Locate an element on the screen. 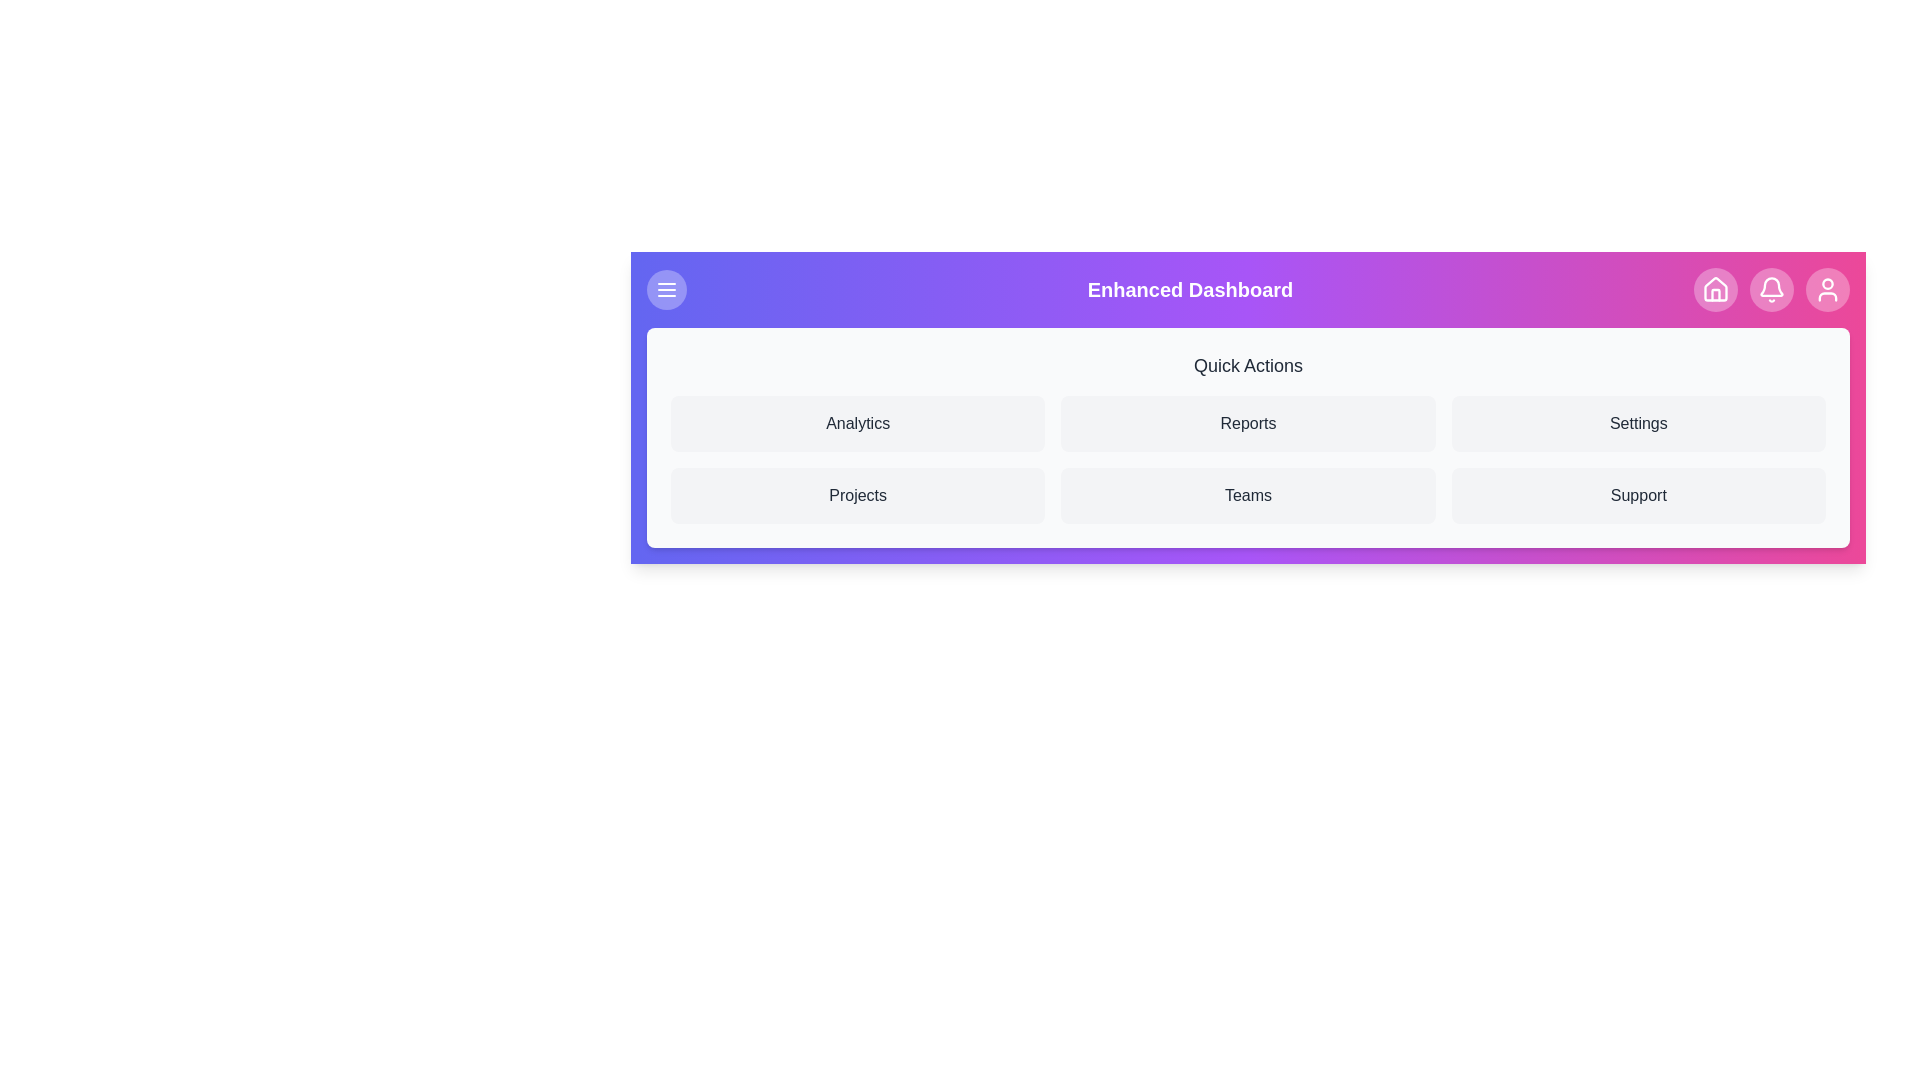 This screenshot has height=1080, width=1920. the 'Notifications' button is located at coordinates (1771, 289).